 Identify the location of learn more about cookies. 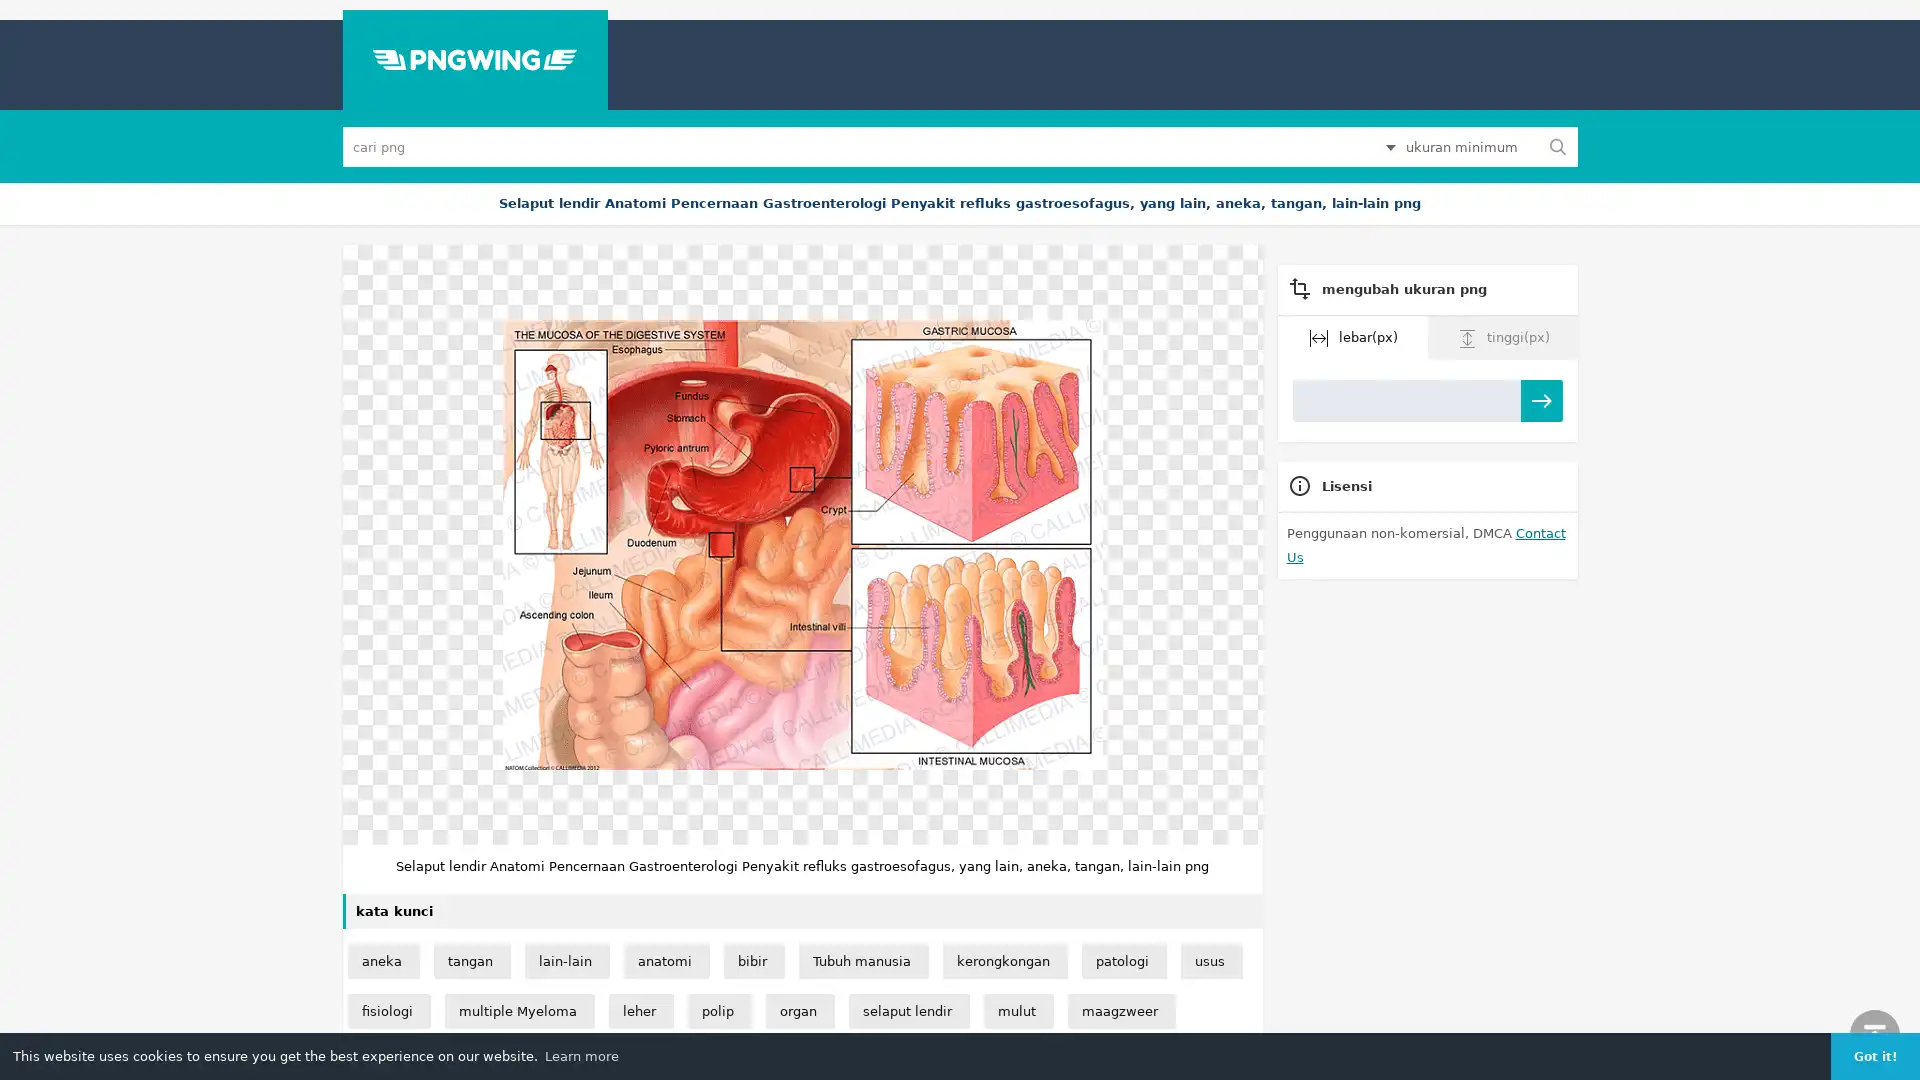
(580, 1055).